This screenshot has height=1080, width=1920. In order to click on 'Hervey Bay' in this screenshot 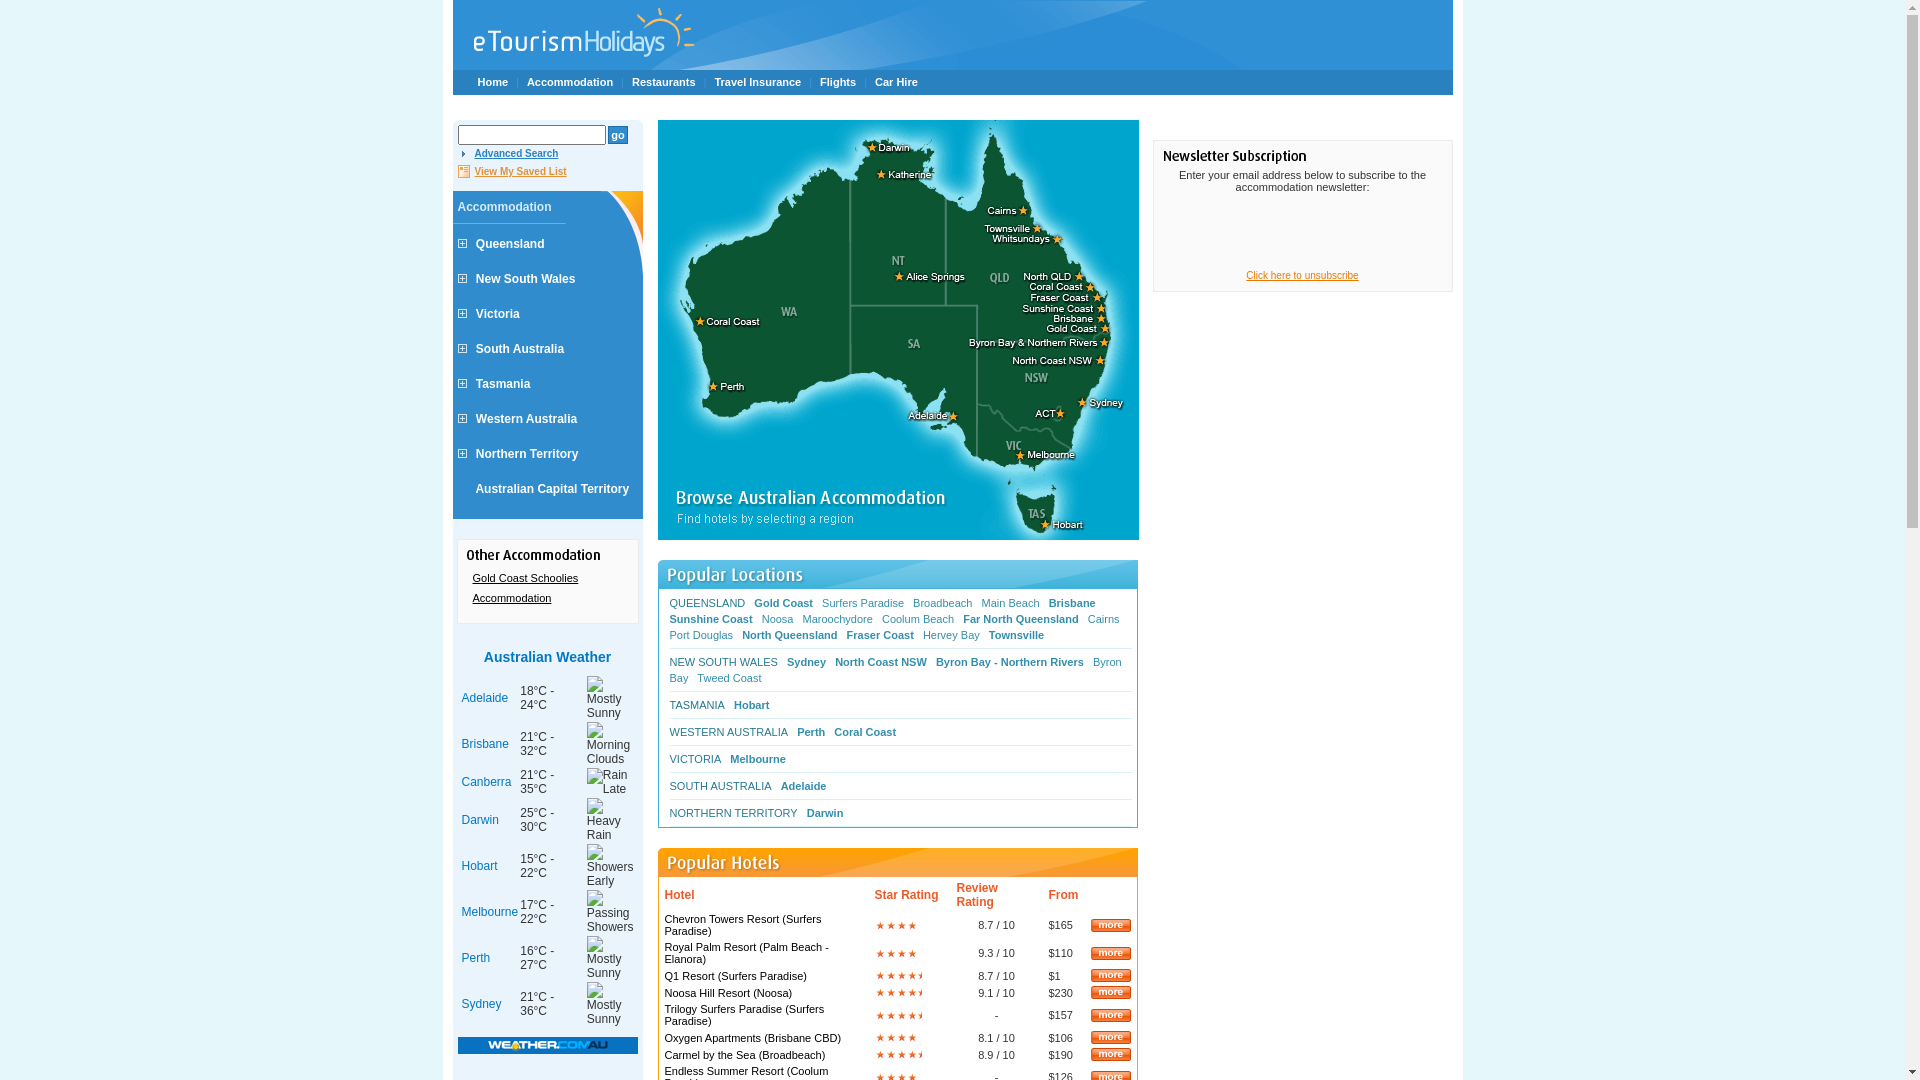, I will do `click(921, 635)`.